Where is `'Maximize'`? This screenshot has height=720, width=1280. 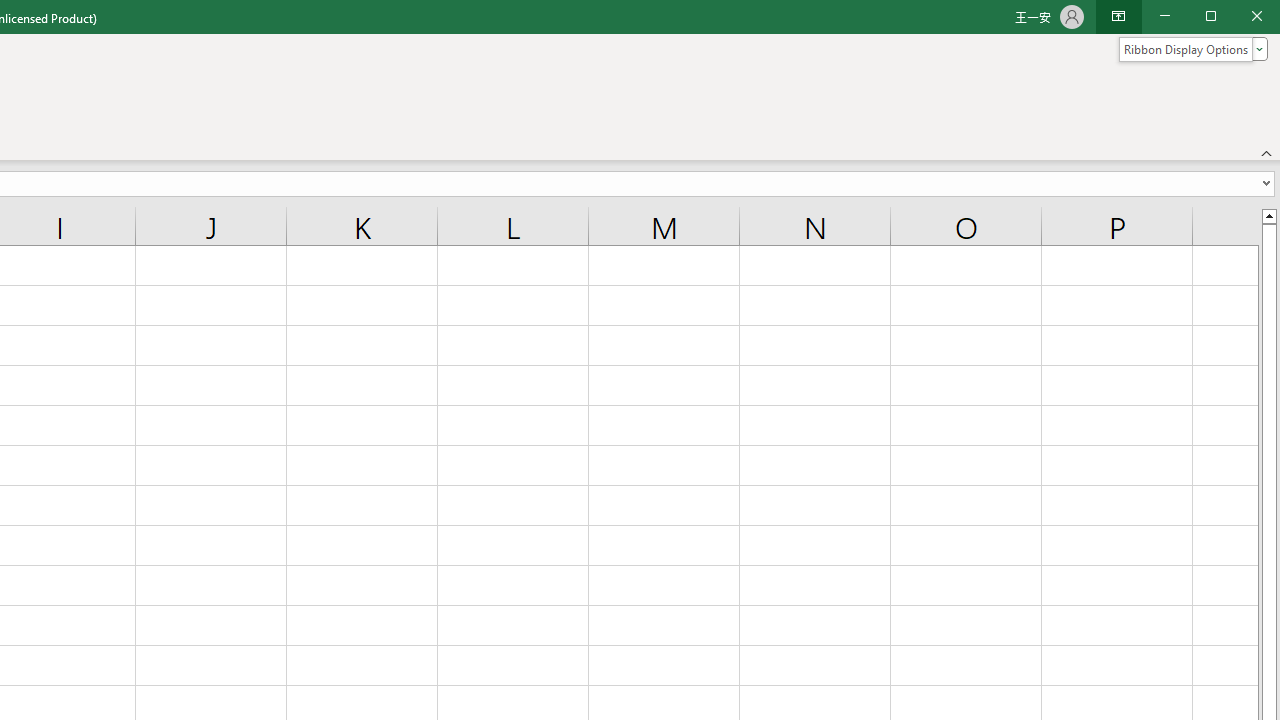
'Maximize' is located at coordinates (1238, 18).